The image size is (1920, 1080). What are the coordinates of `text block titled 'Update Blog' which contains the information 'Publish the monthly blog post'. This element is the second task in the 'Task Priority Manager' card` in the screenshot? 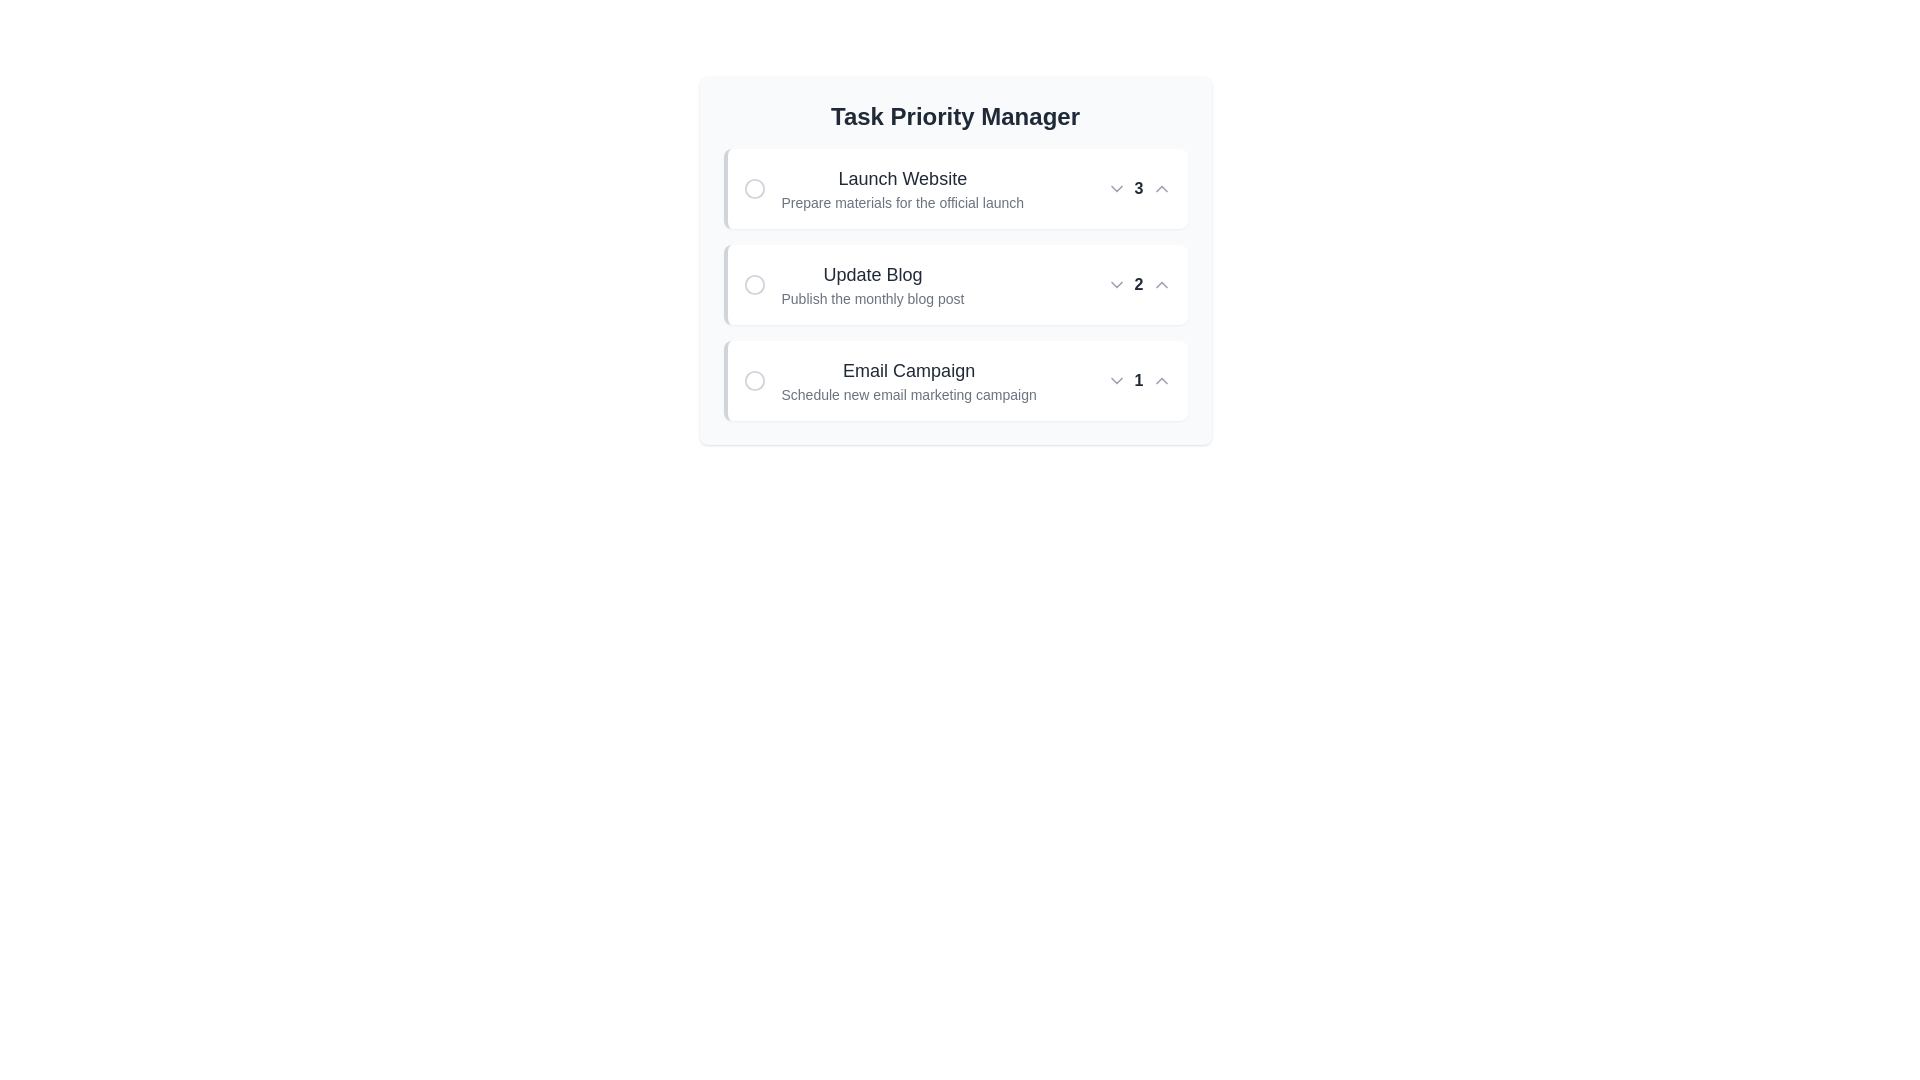 It's located at (873, 285).